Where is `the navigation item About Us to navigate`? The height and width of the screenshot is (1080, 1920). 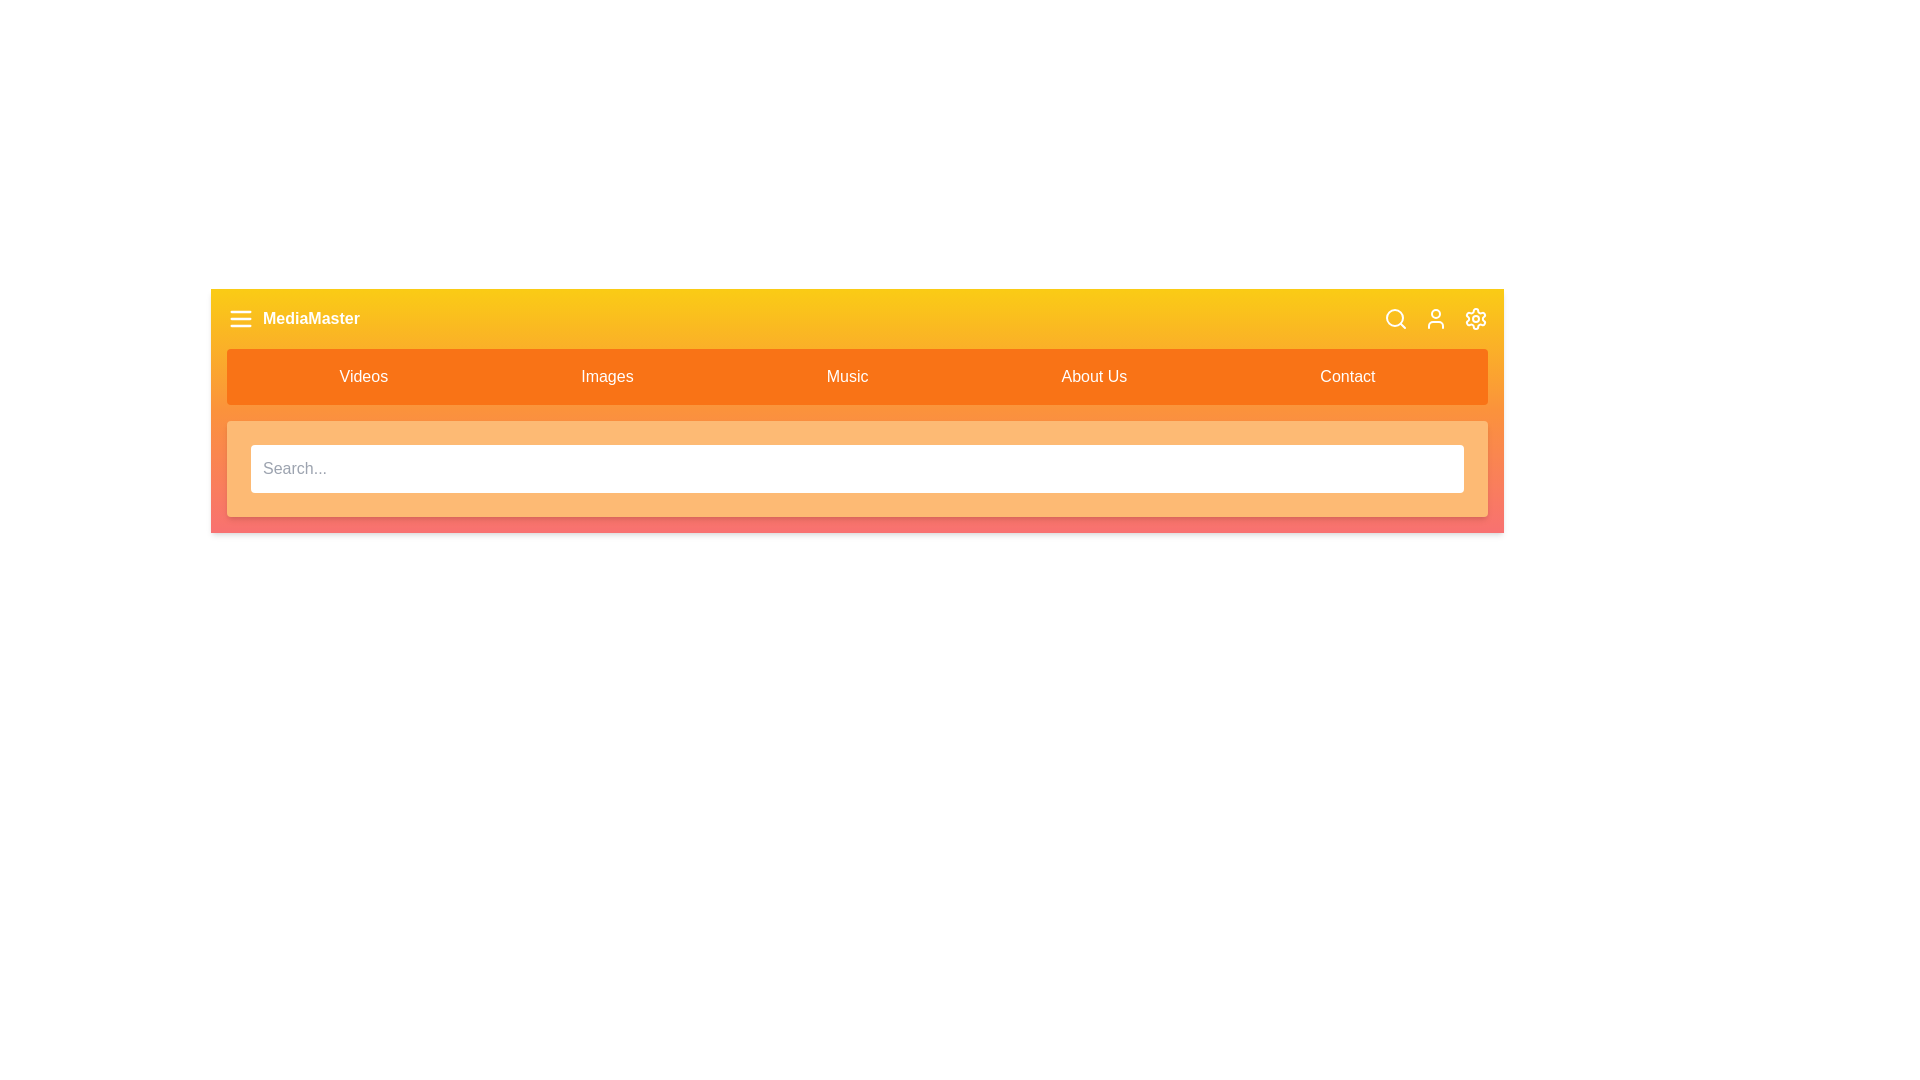 the navigation item About Us to navigate is located at coordinates (1093, 377).